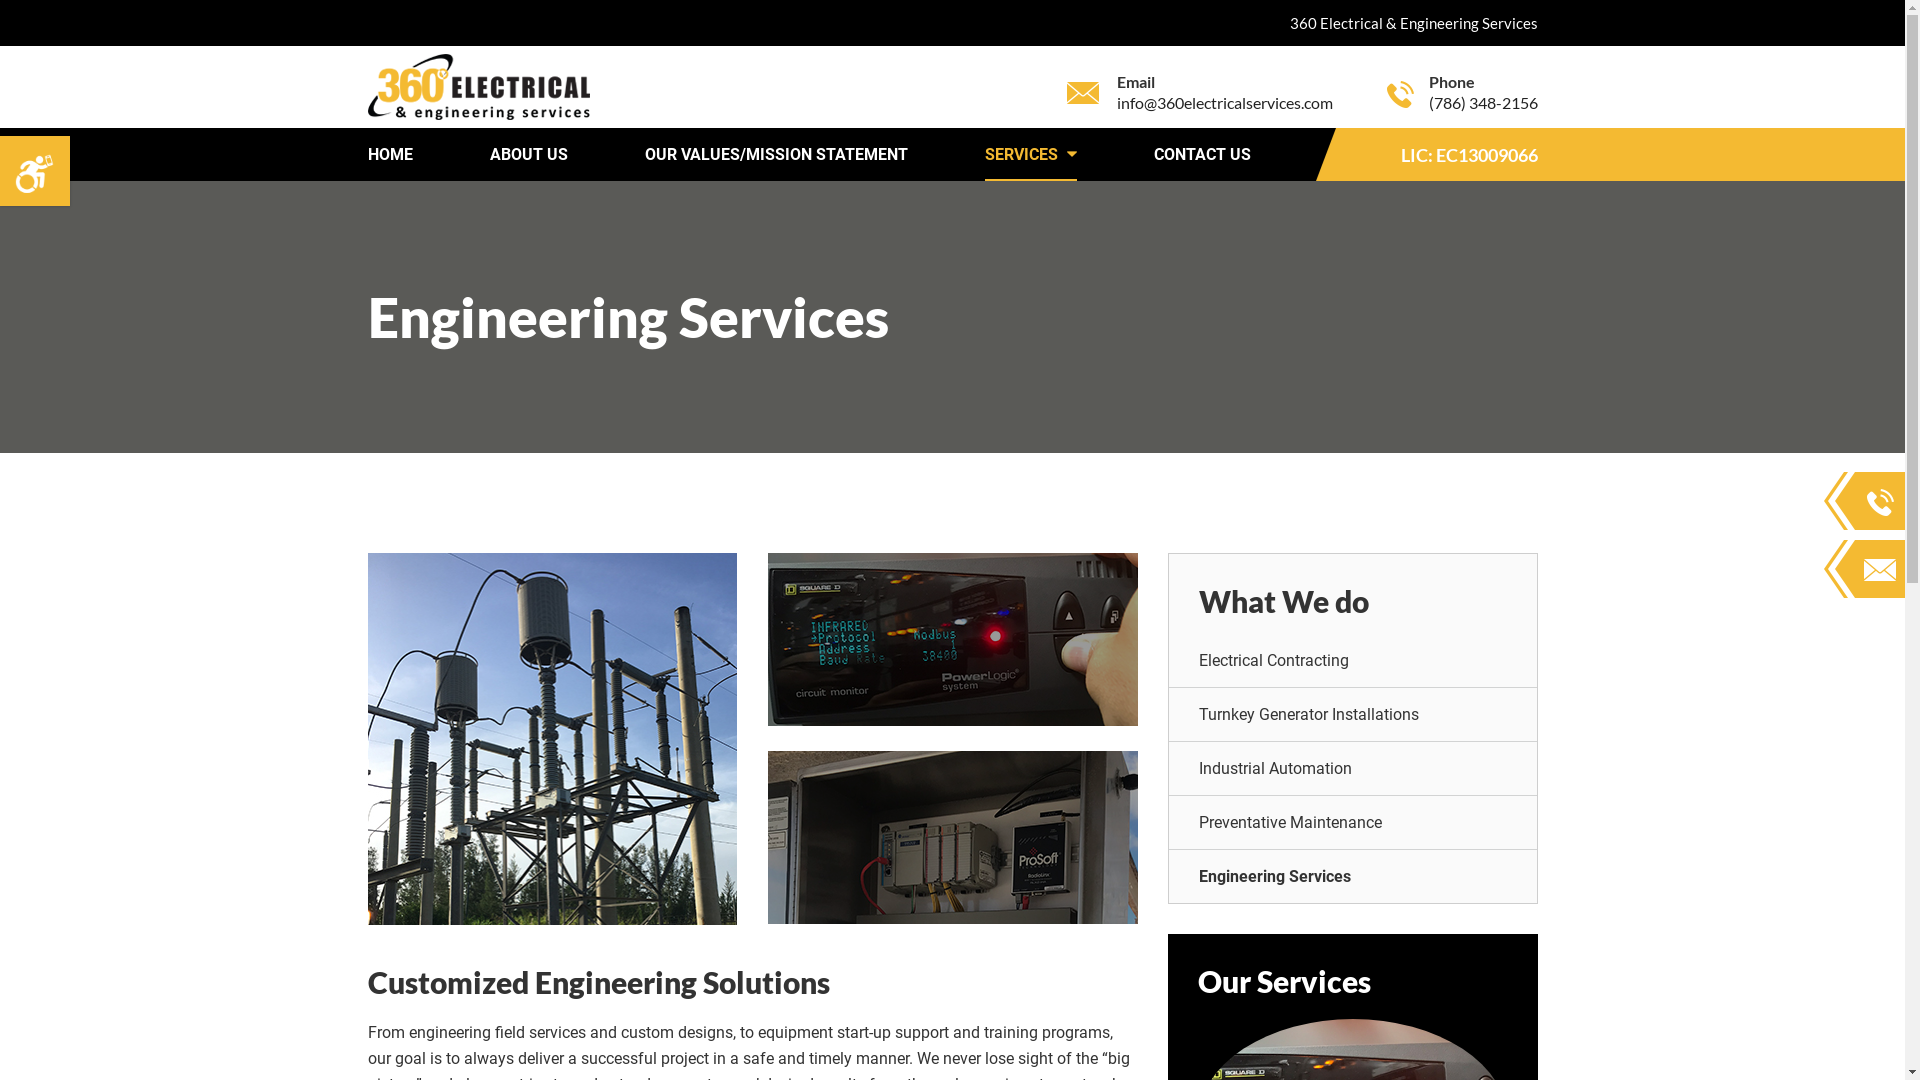 This screenshot has height=1080, width=1920. I want to click on 'Preventative Maintenance', so click(1352, 822).